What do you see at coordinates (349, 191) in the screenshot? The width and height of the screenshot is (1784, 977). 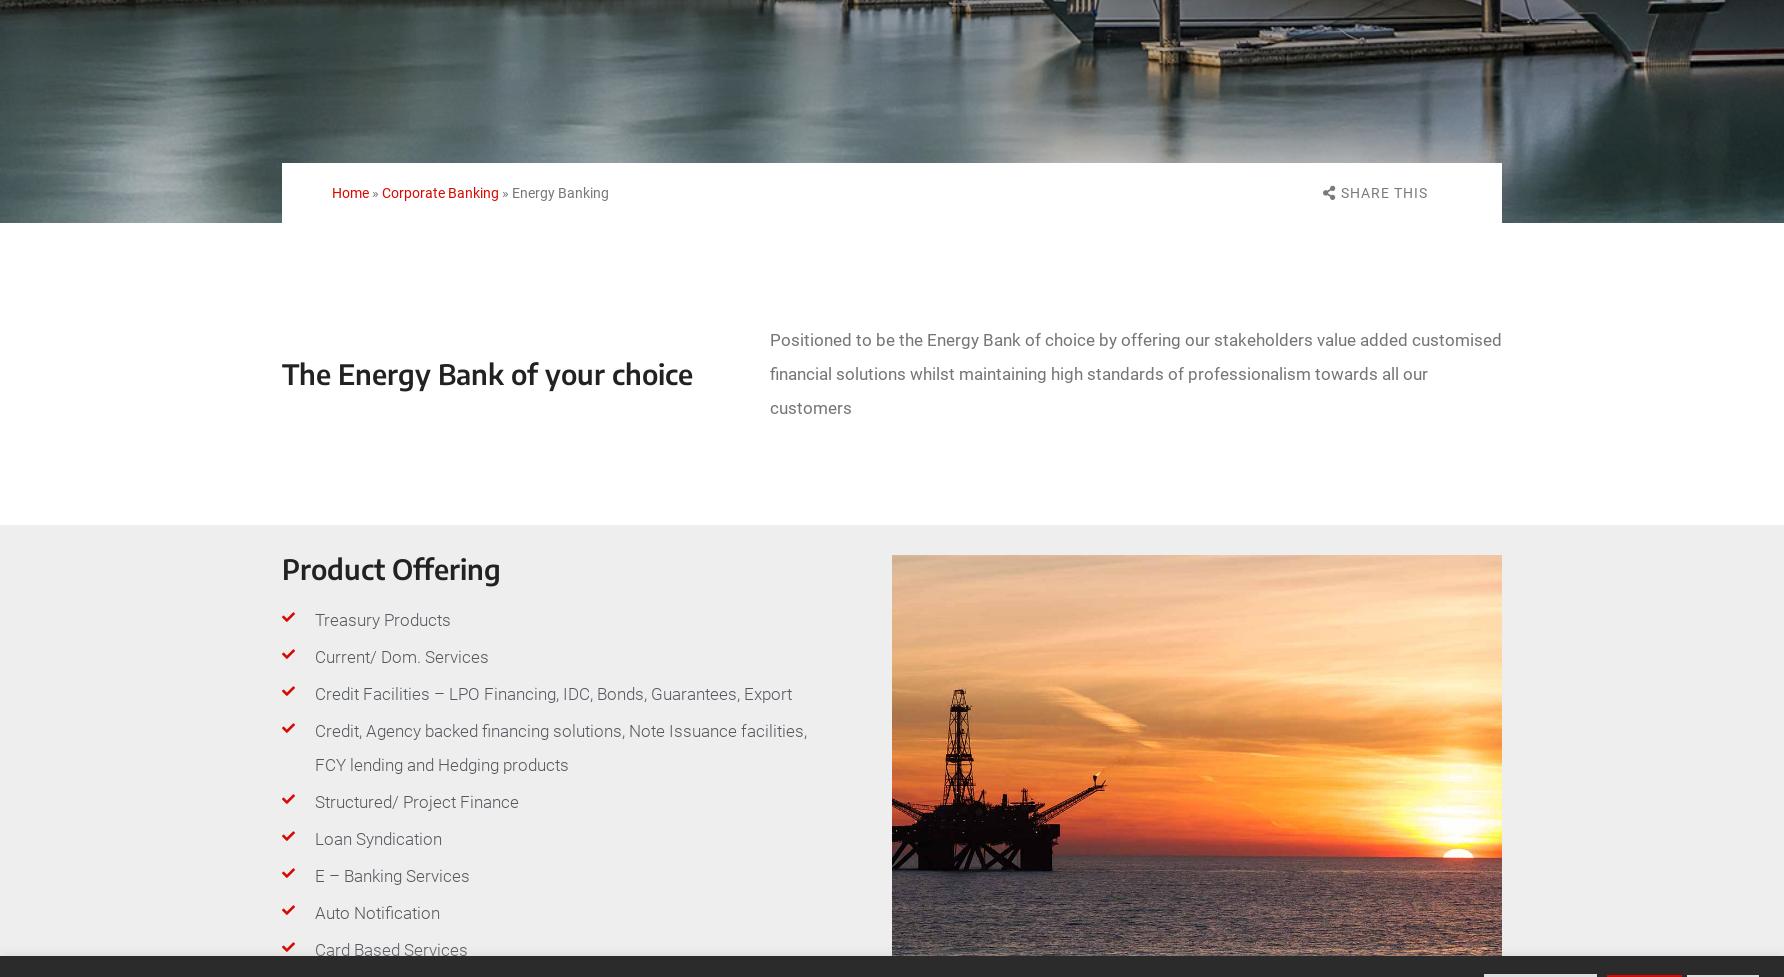 I see `'Home'` at bounding box center [349, 191].